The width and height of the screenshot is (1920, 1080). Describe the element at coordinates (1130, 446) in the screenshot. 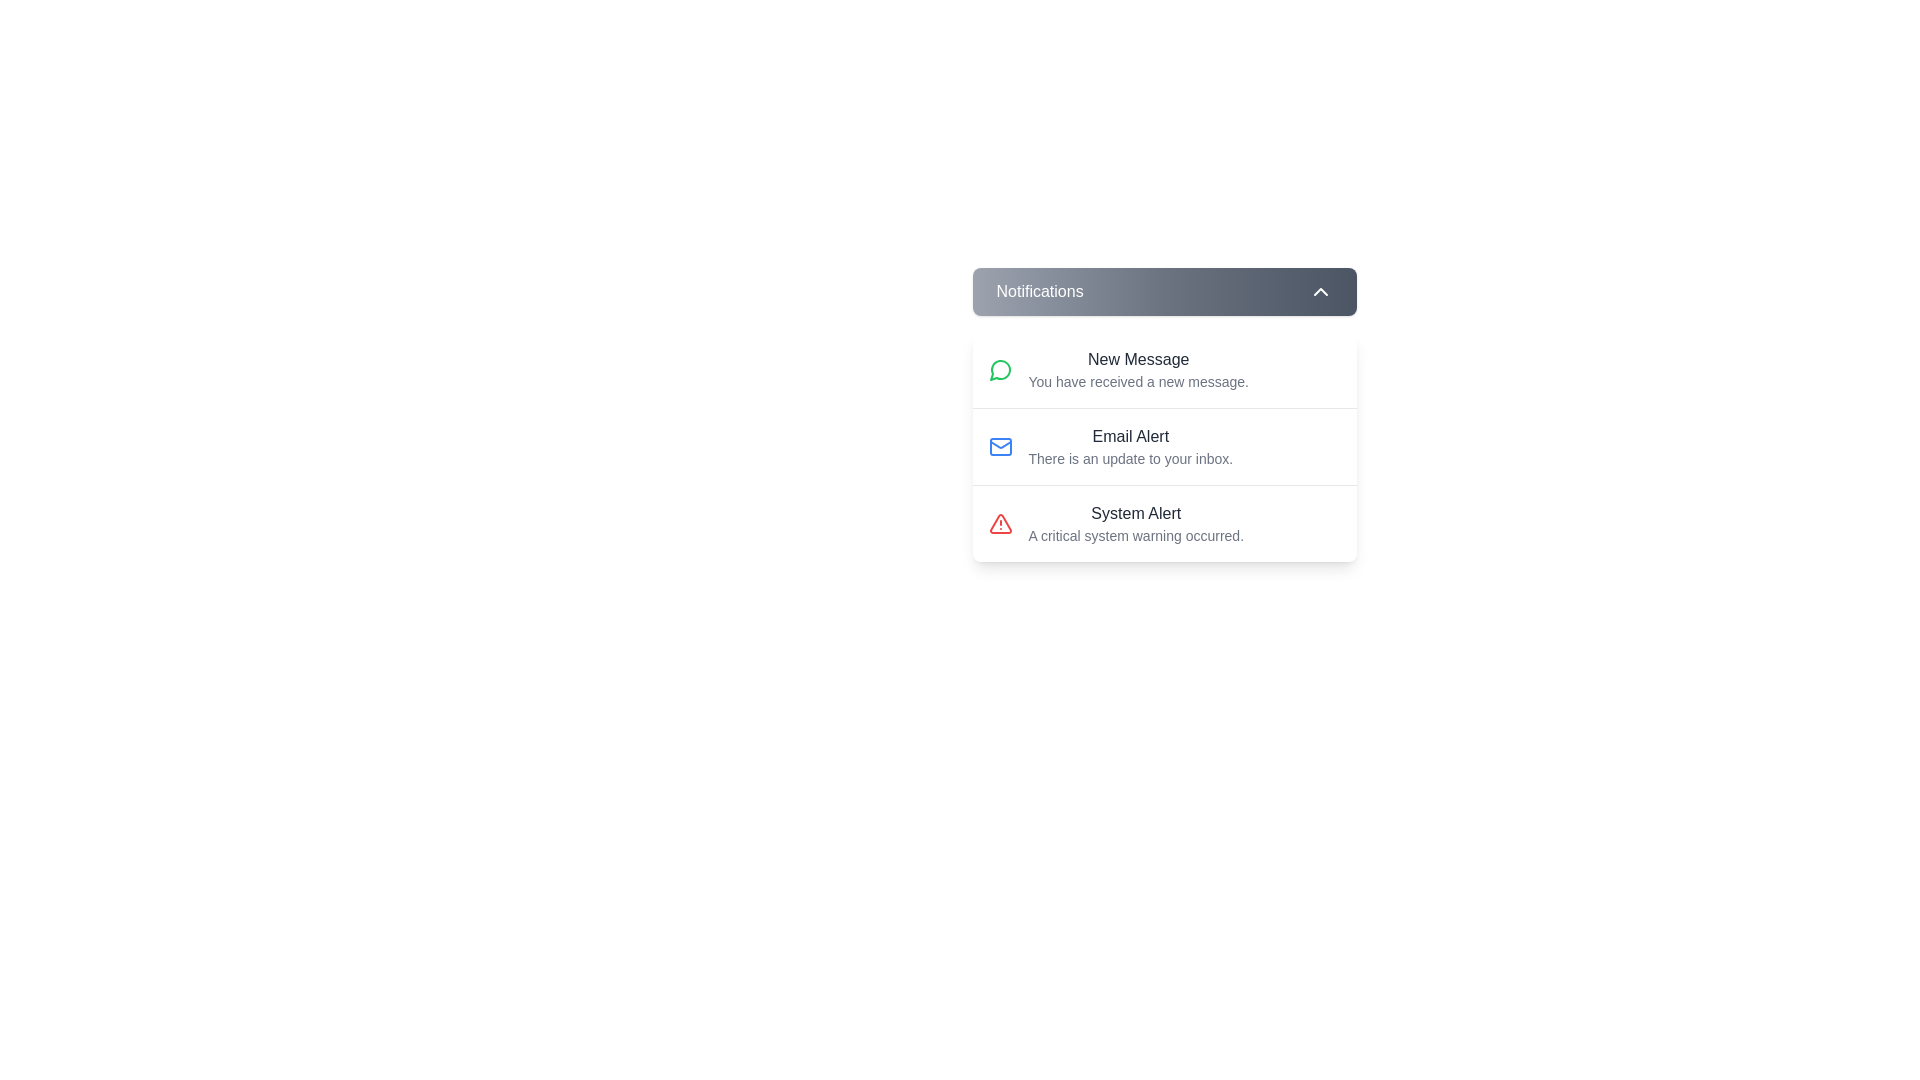

I see `the Notification item displaying 'Email Alert' in bold font, which is positioned within the notification panel as the second listed item` at that location.